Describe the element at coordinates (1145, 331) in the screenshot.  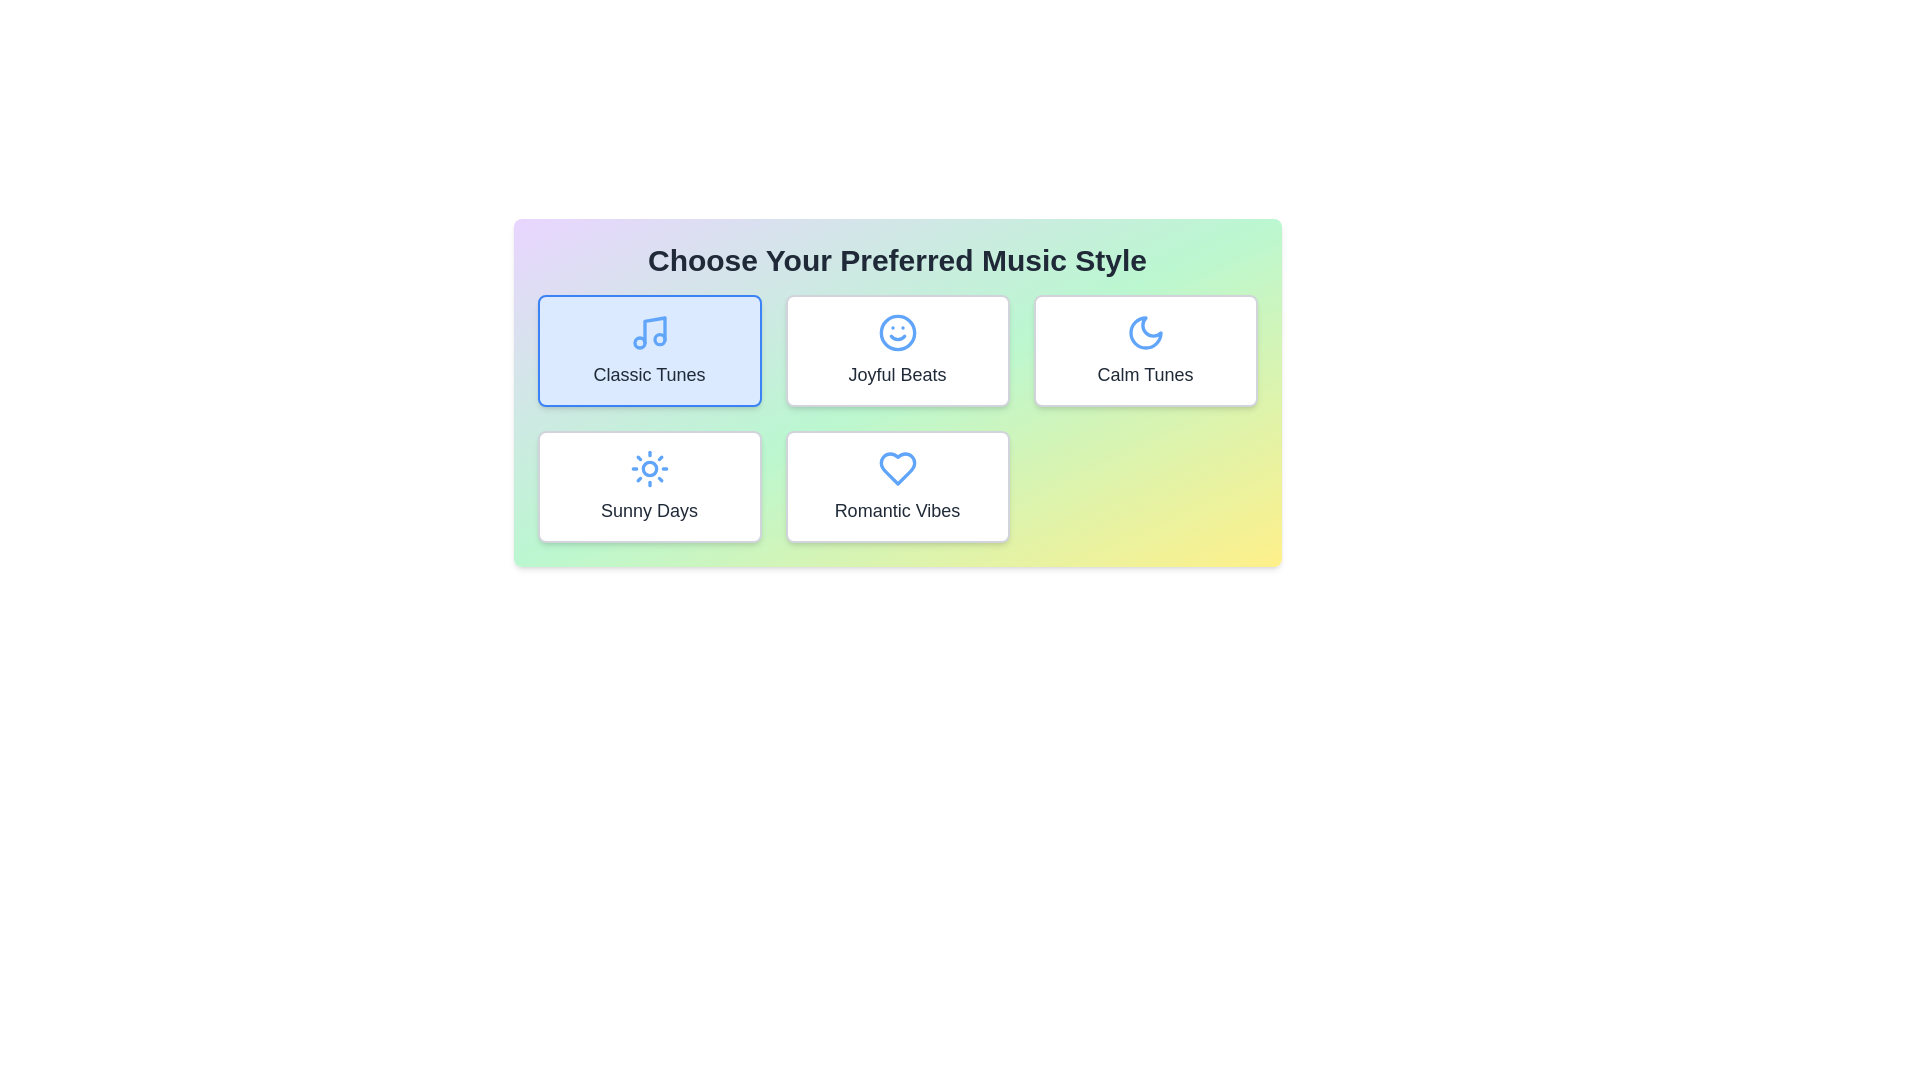
I see `the moon-shaped icon in light blue color located above the text label of the 'Calm Tunes' card, which is the third card in the top row of the grid layout` at that location.